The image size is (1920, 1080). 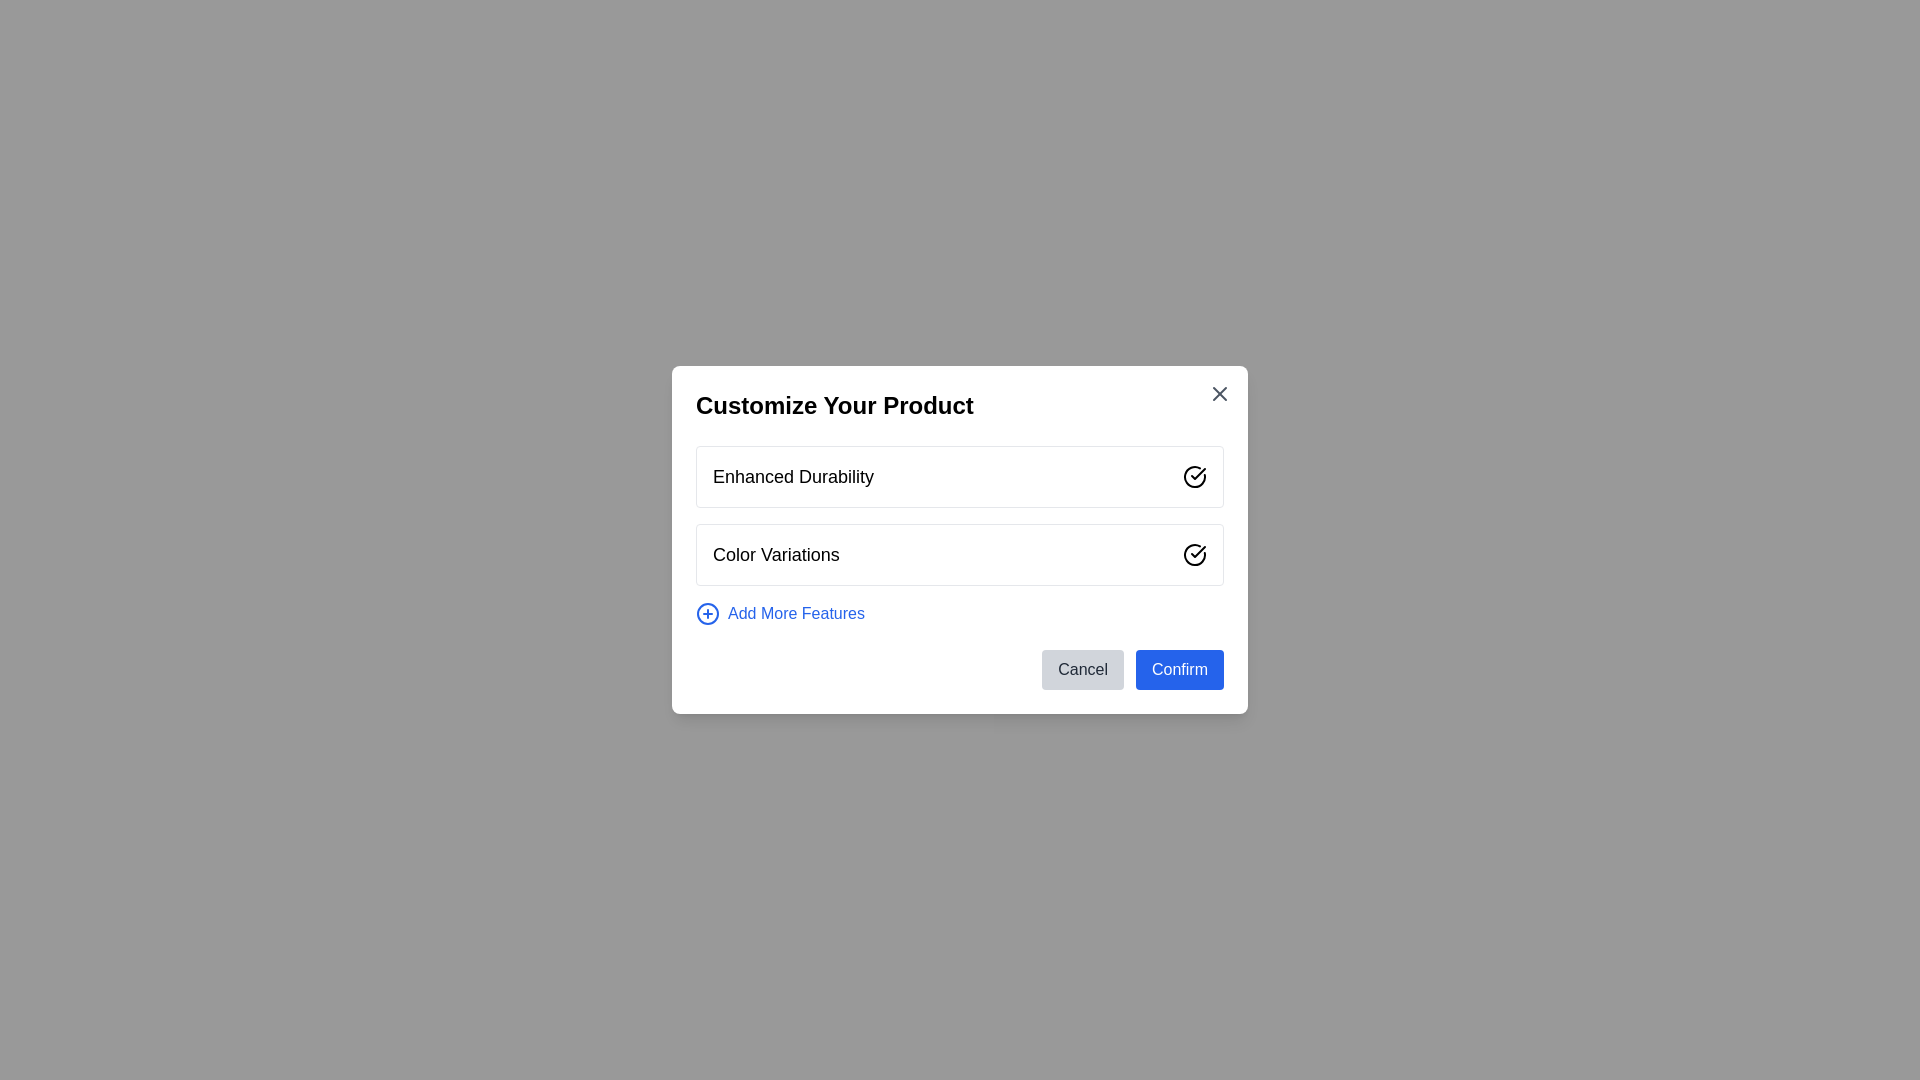 I want to click on the circular confirmation icon located on the right side of the 'Color Variations' row in the dialog box, so click(x=1198, y=551).